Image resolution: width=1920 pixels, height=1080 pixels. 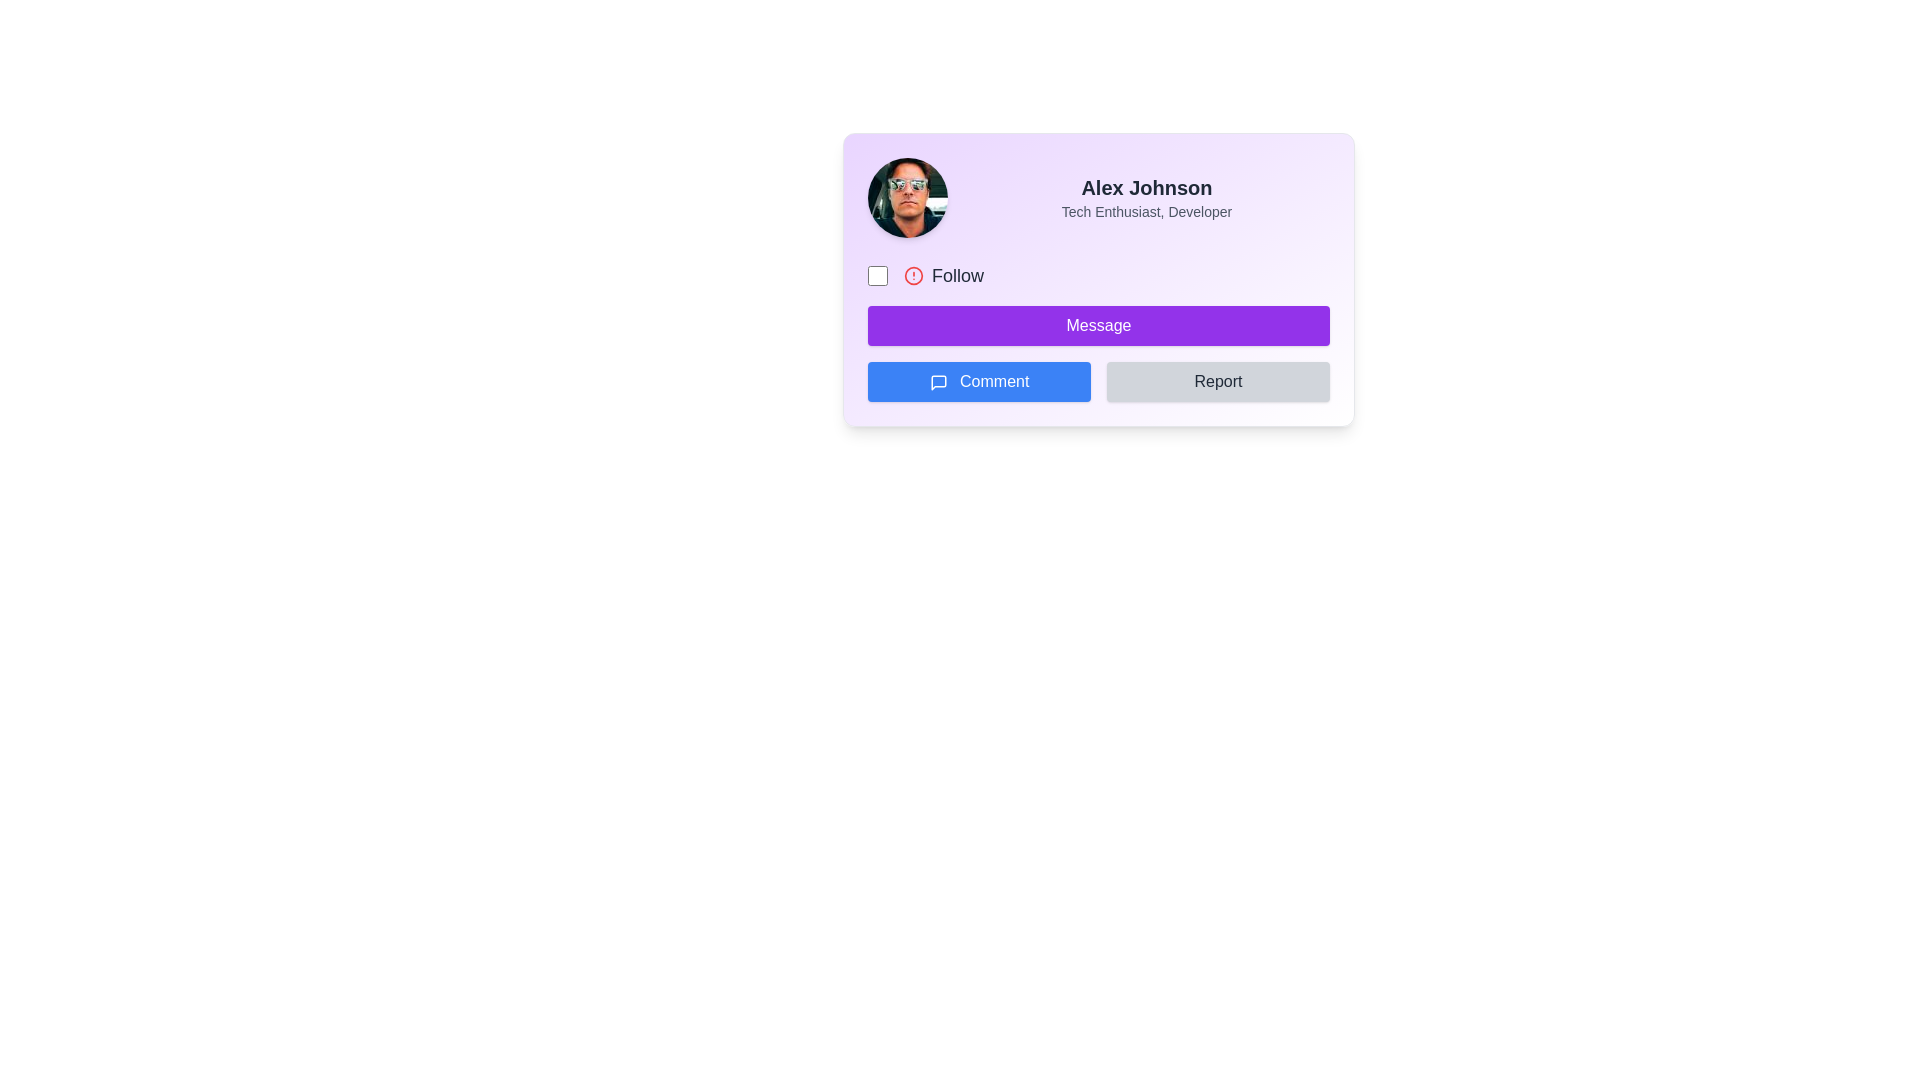 What do you see at coordinates (1147, 188) in the screenshot?
I see `the static text element displaying 'Alex Johnson', which is styled in a bold, large font and located below the profile image` at bounding box center [1147, 188].